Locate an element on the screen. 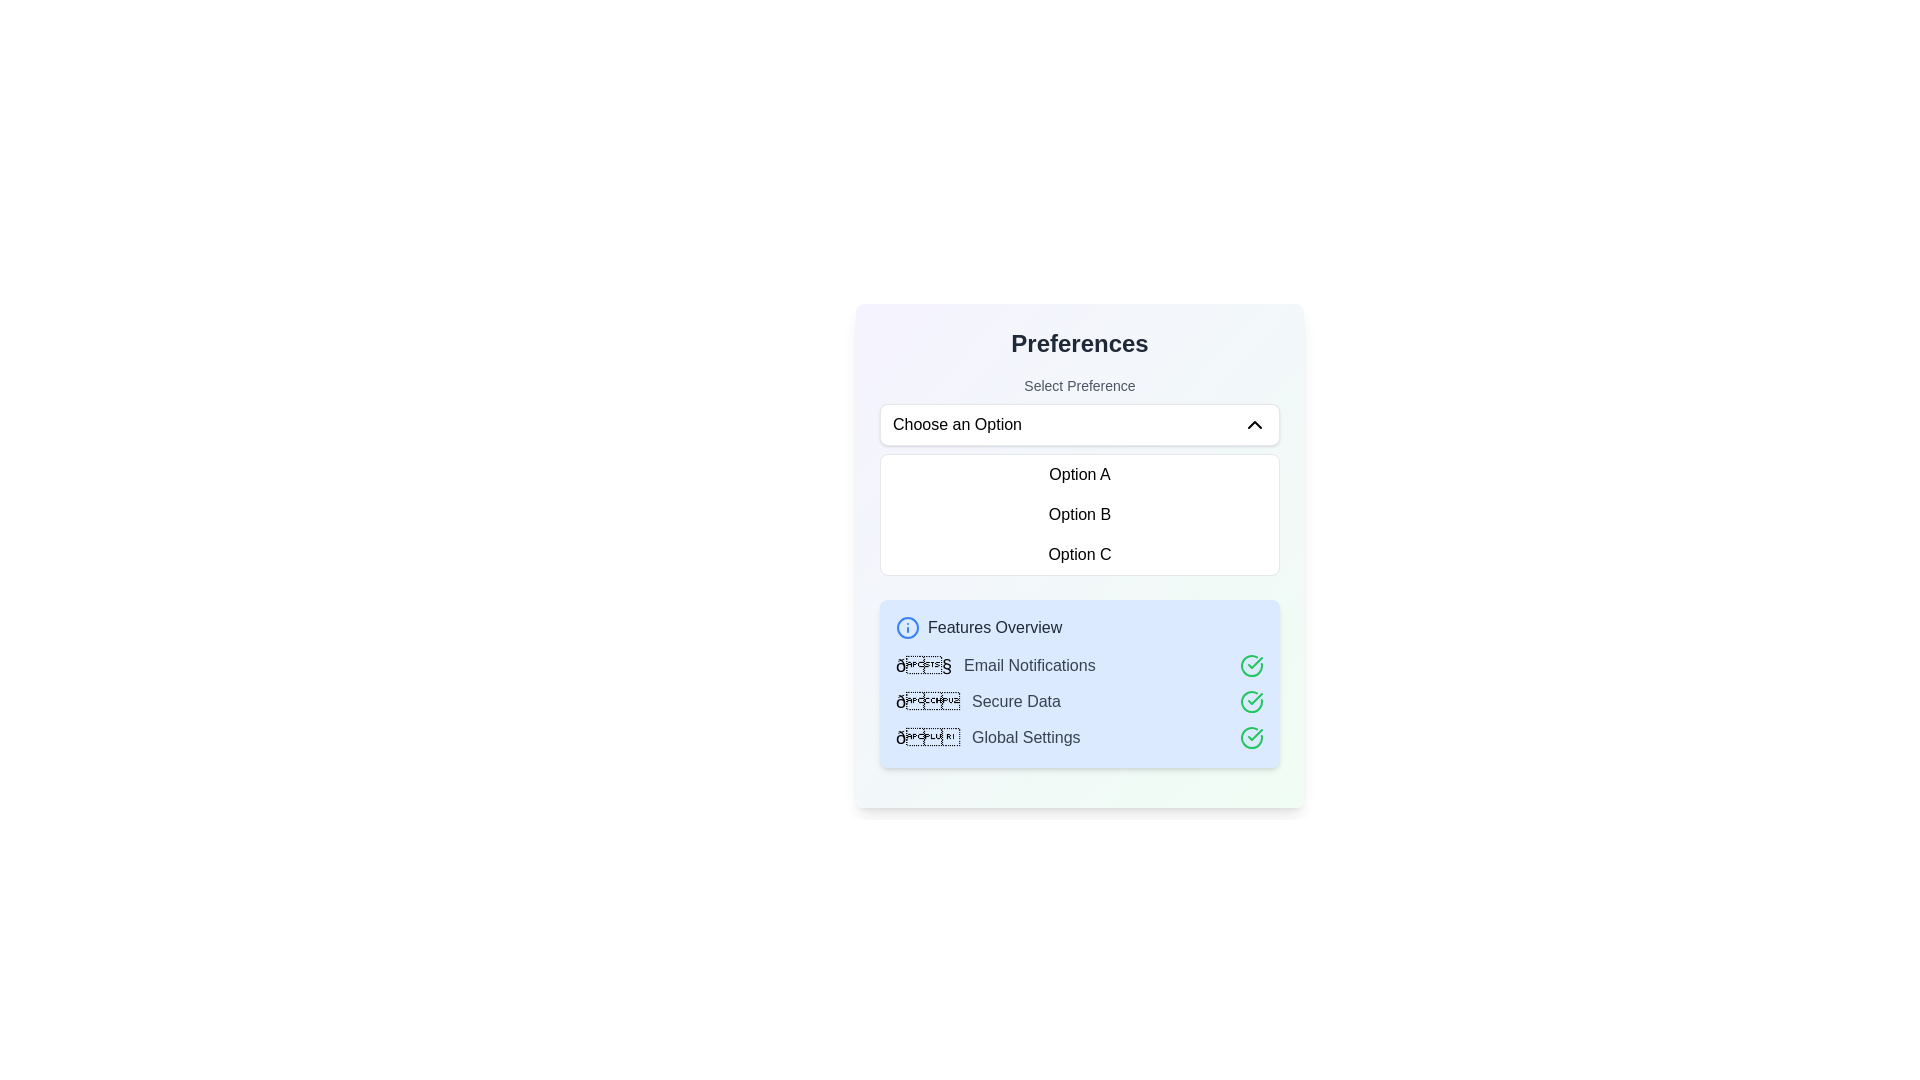 The image size is (1920, 1080). the third list item labeled 'Global Settings' which displays its current status or selection is located at coordinates (1079, 737).